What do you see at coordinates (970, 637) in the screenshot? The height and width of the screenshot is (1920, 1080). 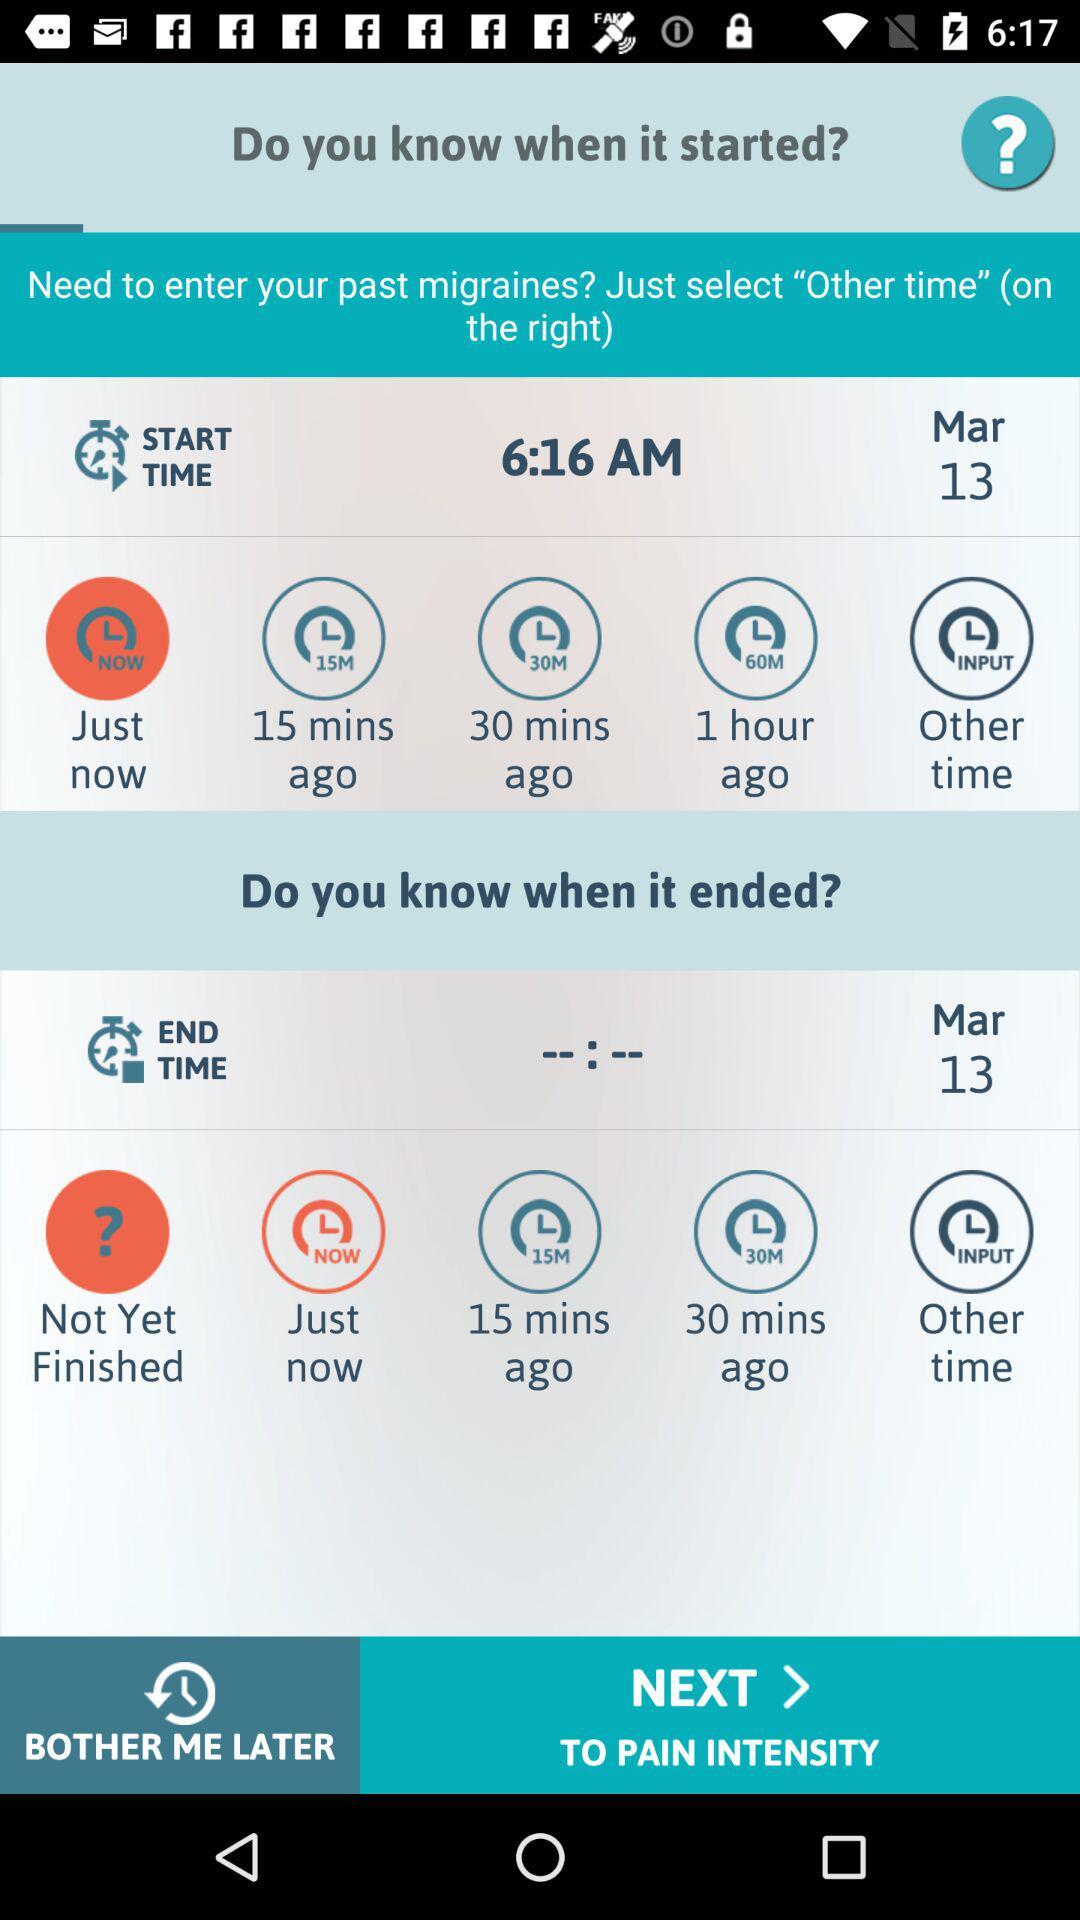 I see `the time icon` at bounding box center [970, 637].